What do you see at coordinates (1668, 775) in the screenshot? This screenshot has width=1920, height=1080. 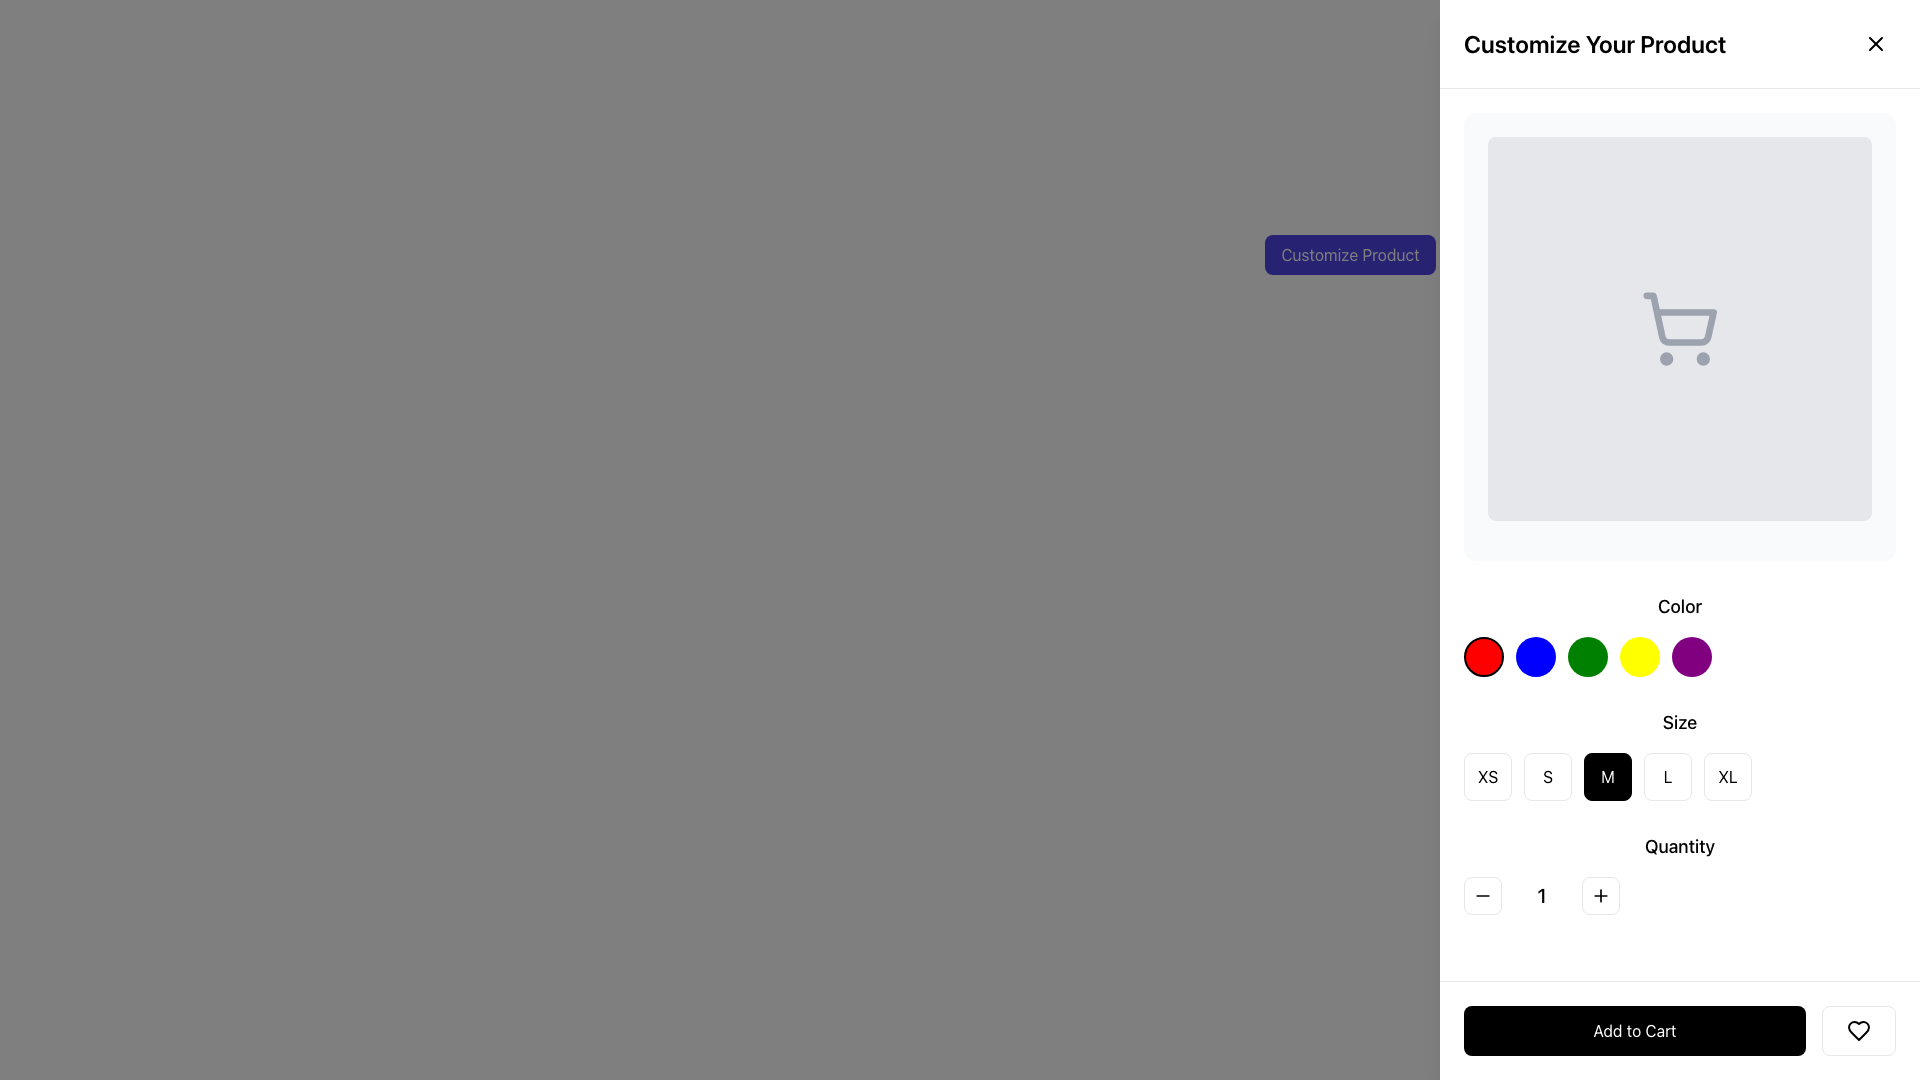 I see `the 'L' size selection button located in the 'Size' section of the product customization panel, which is the fourth button in a row of size options labeled 'XS', 'S', 'M', 'L', and 'XL'` at bounding box center [1668, 775].